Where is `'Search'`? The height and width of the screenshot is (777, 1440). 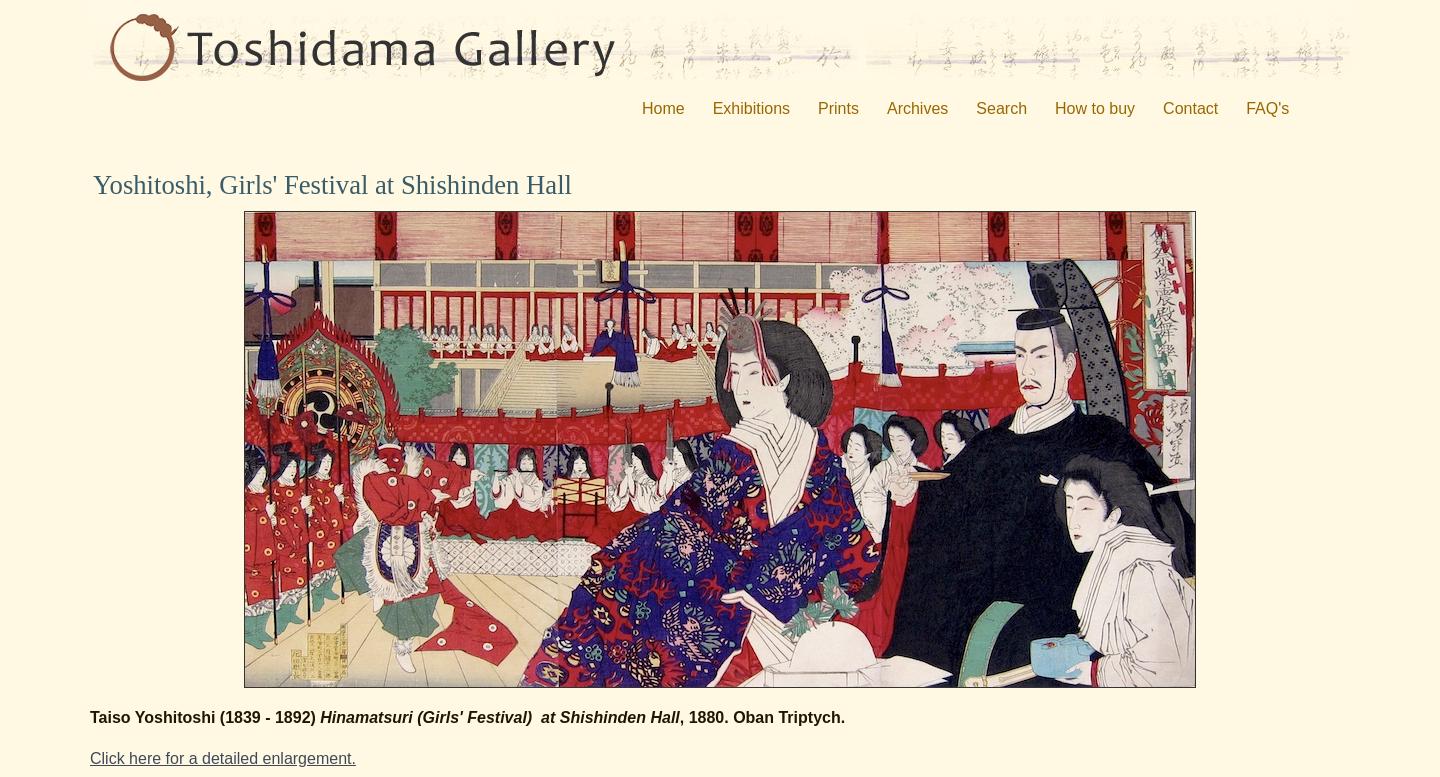 'Search' is located at coordinates (1000, 107).